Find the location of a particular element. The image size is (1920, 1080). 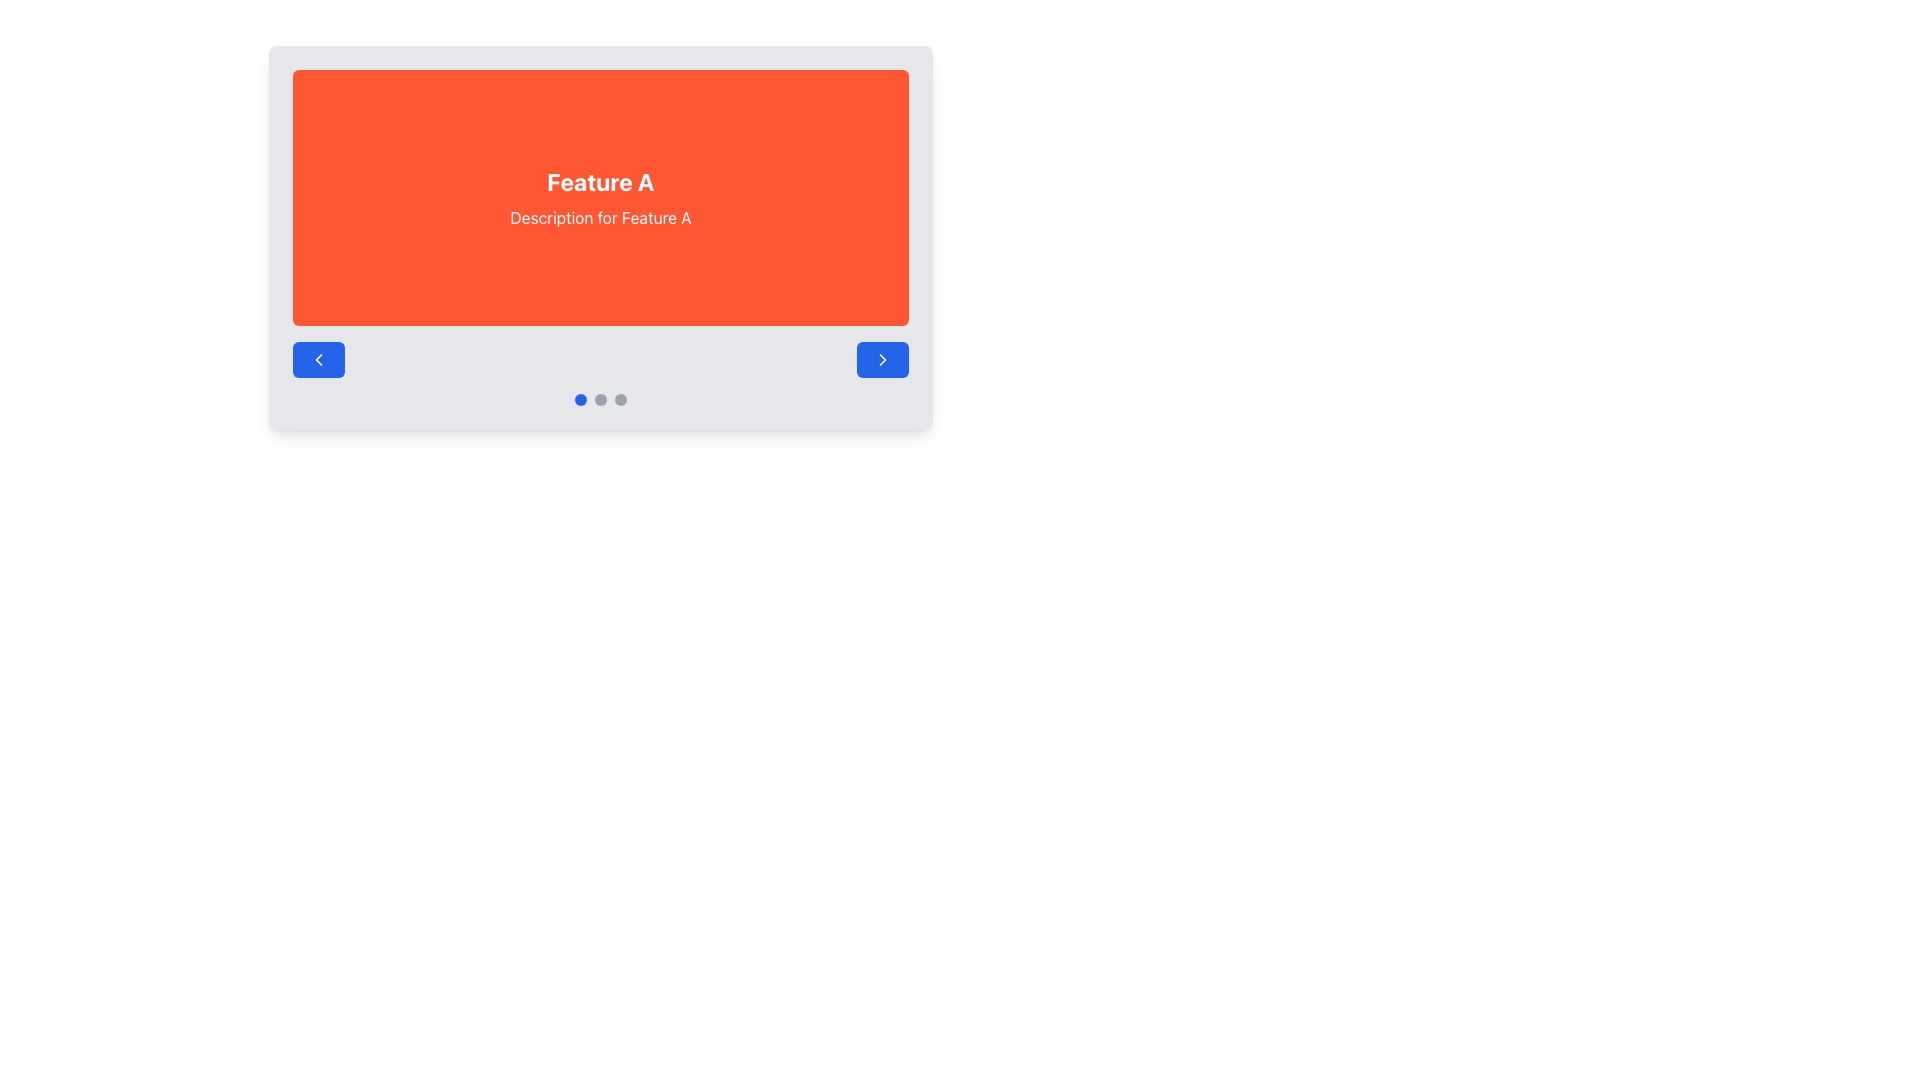

the blue button located at the bottom right of the main card interface, which contains the navigational icon for transitioning to the next item in a sequence is located at coordinates (882, 358).